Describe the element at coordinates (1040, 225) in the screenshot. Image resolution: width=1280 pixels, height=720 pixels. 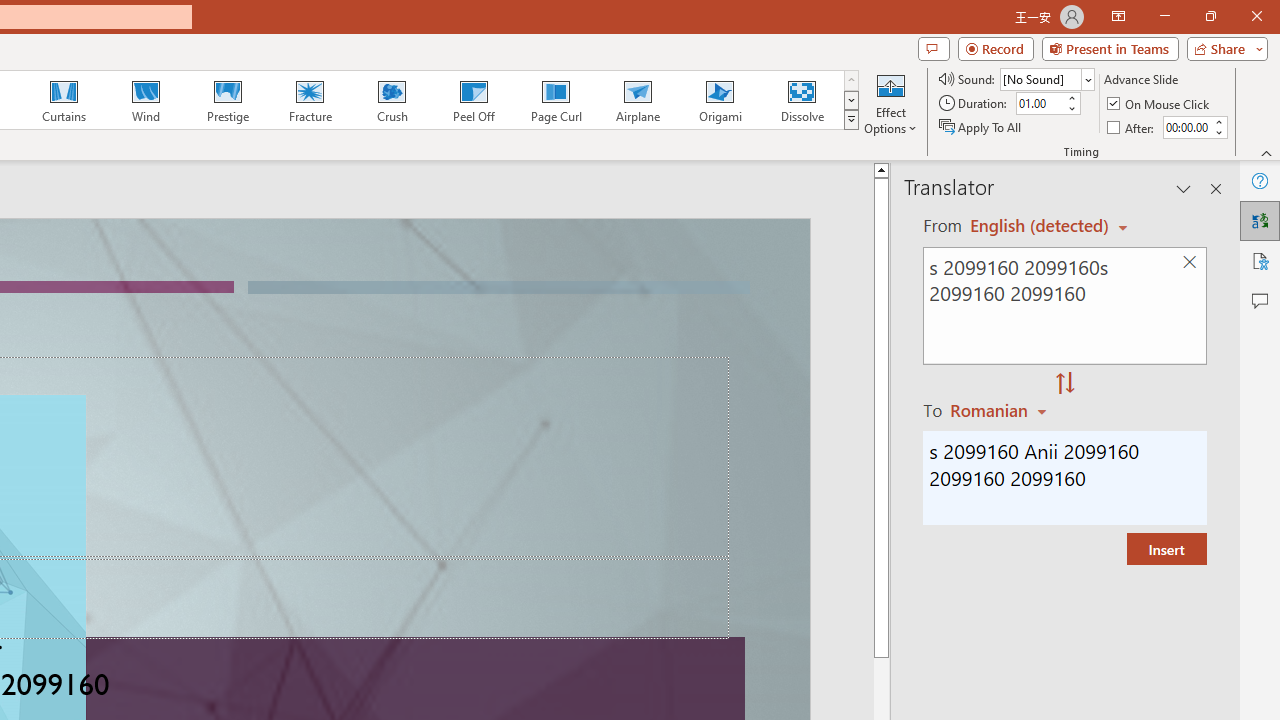
I see `'Czech (detected)'` at that location.